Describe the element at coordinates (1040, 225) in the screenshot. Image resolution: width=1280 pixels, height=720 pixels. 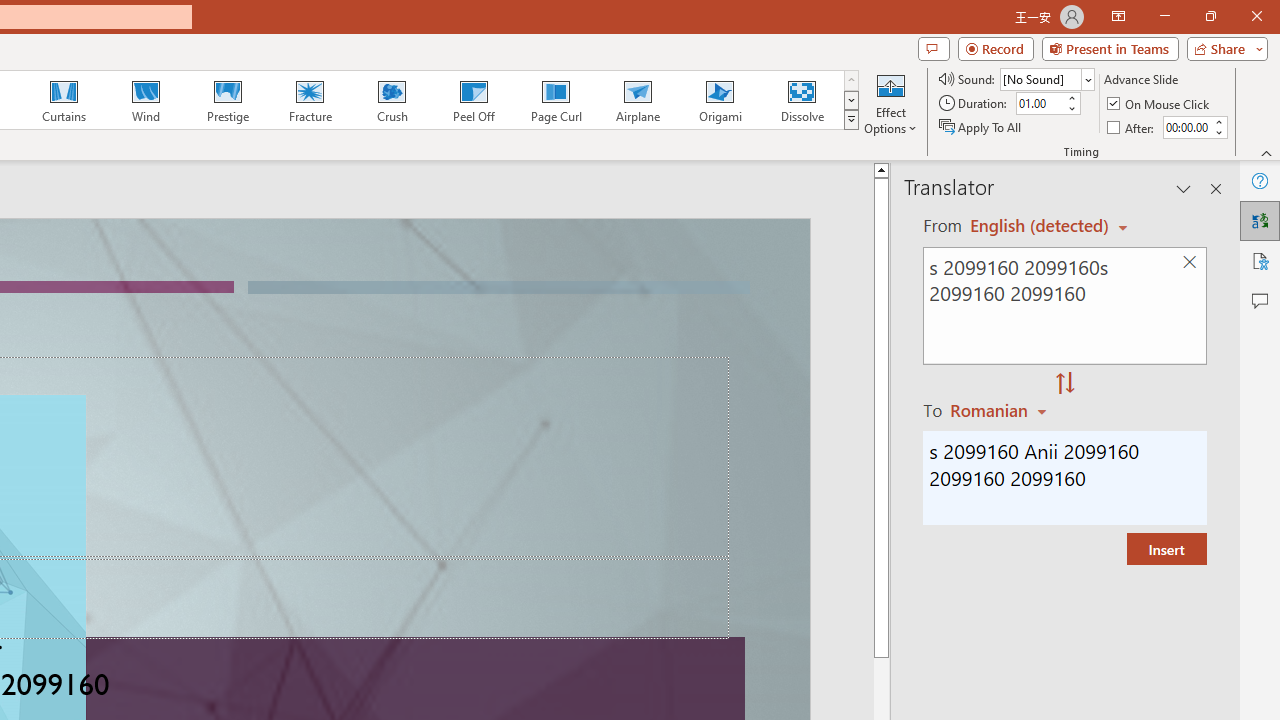
I see `'Czech (detected)'` at that location.